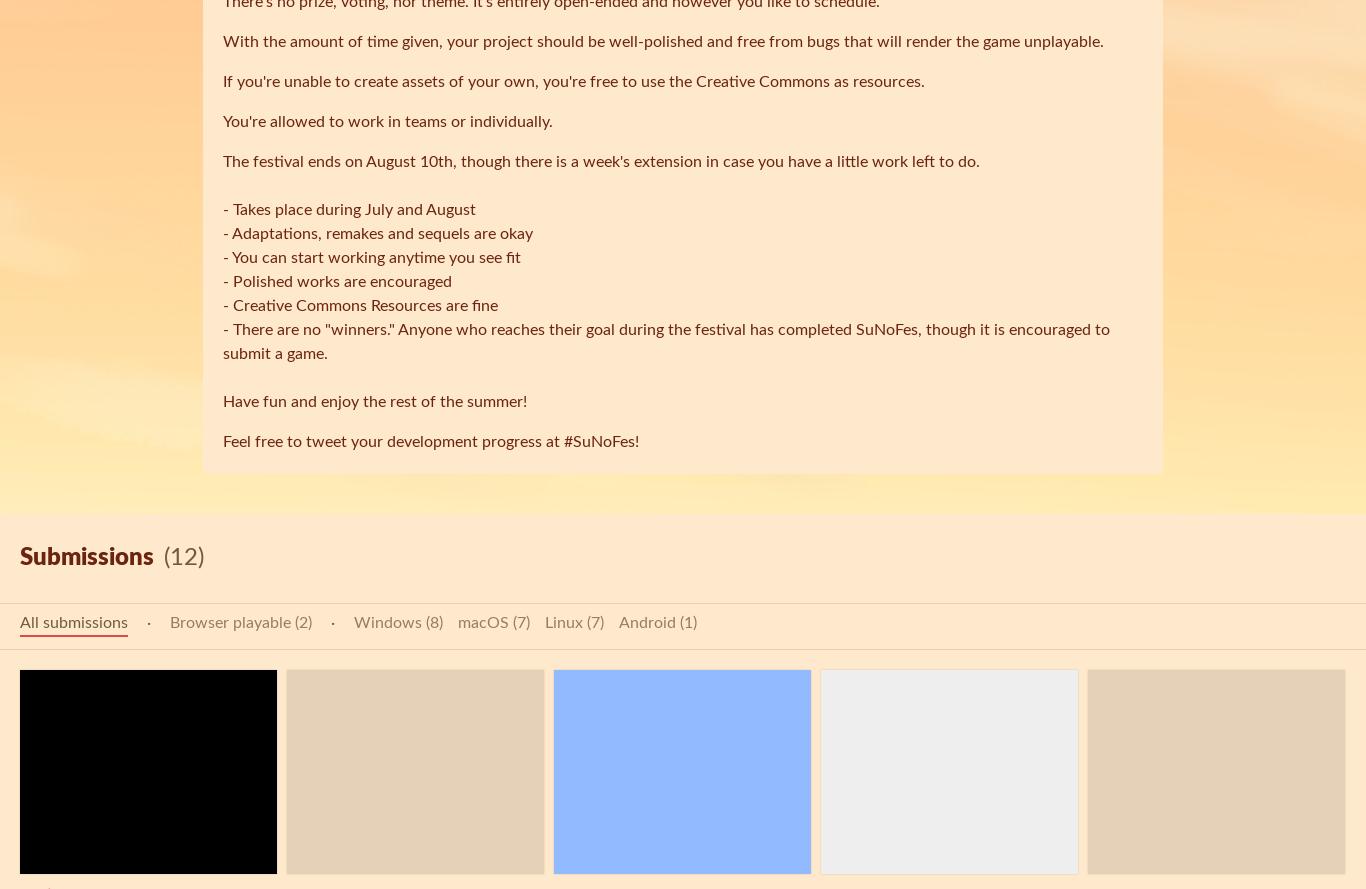 The width and height of the screenshot is (1366, 889). Describe the element at coordinates (600, 161) in the screenshot. I see `'The festival ends on August 10th, though there is a week's extension in case you have a little work left to do.'` at that location.